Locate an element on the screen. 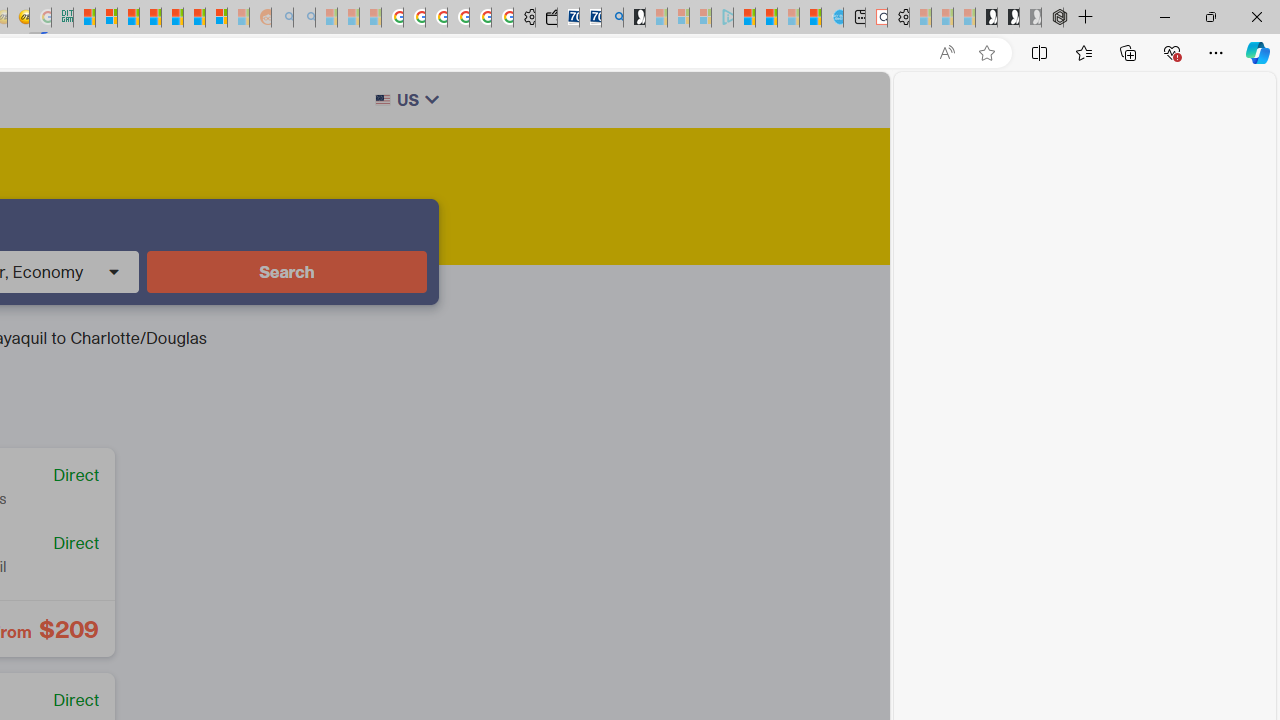  'Class: w-full h-auto rounded-sm border border-gray-200' is located at coordinates (382, 100).